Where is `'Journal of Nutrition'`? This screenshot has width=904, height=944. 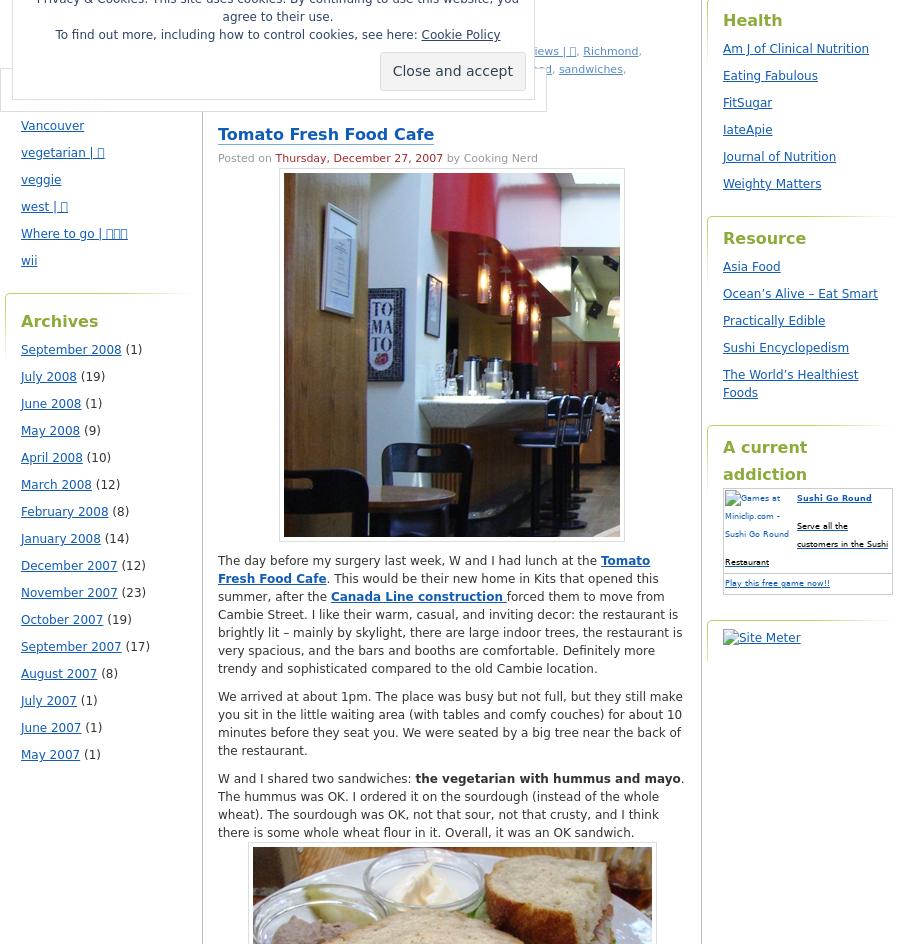 'Journal of Nutrition' is located at coordinates (779, 156).